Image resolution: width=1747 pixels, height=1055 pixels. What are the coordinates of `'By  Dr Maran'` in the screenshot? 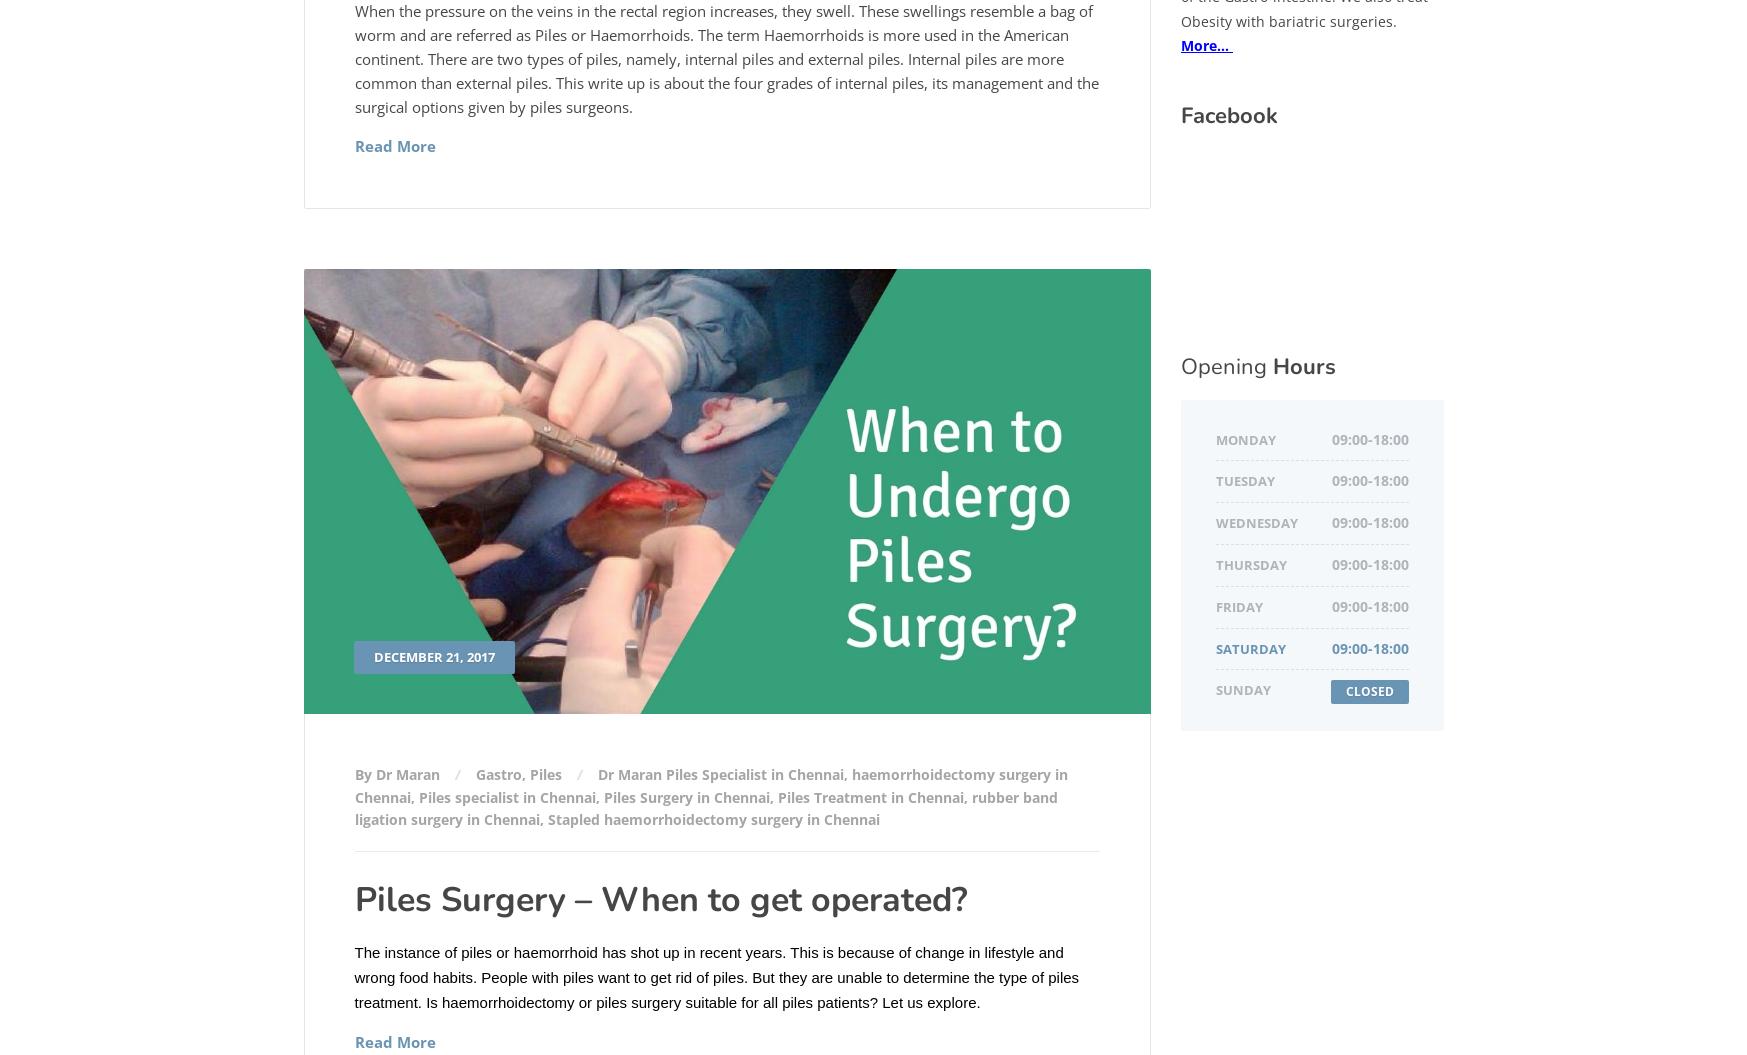 It's located at (398, 773).